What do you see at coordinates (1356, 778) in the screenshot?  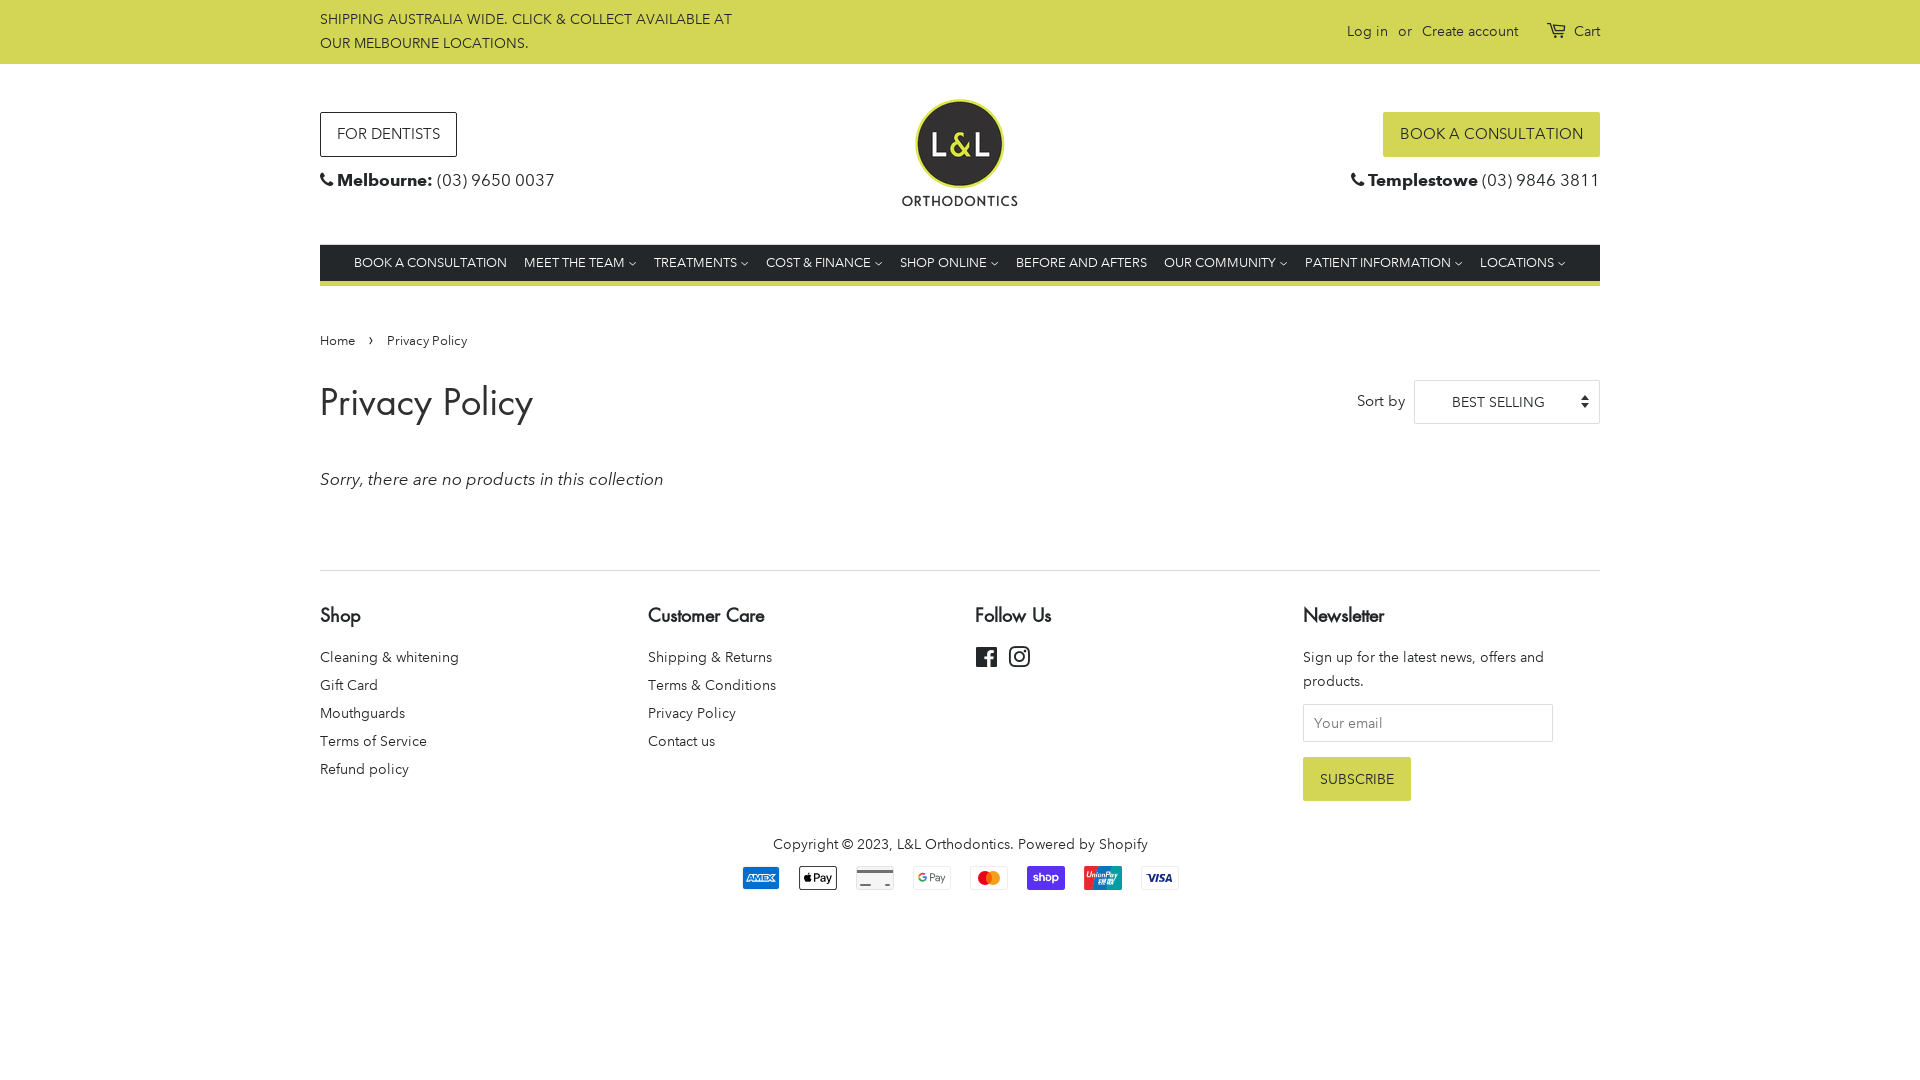 I see `'Subscribe'` at bounding box center [1356, 778].